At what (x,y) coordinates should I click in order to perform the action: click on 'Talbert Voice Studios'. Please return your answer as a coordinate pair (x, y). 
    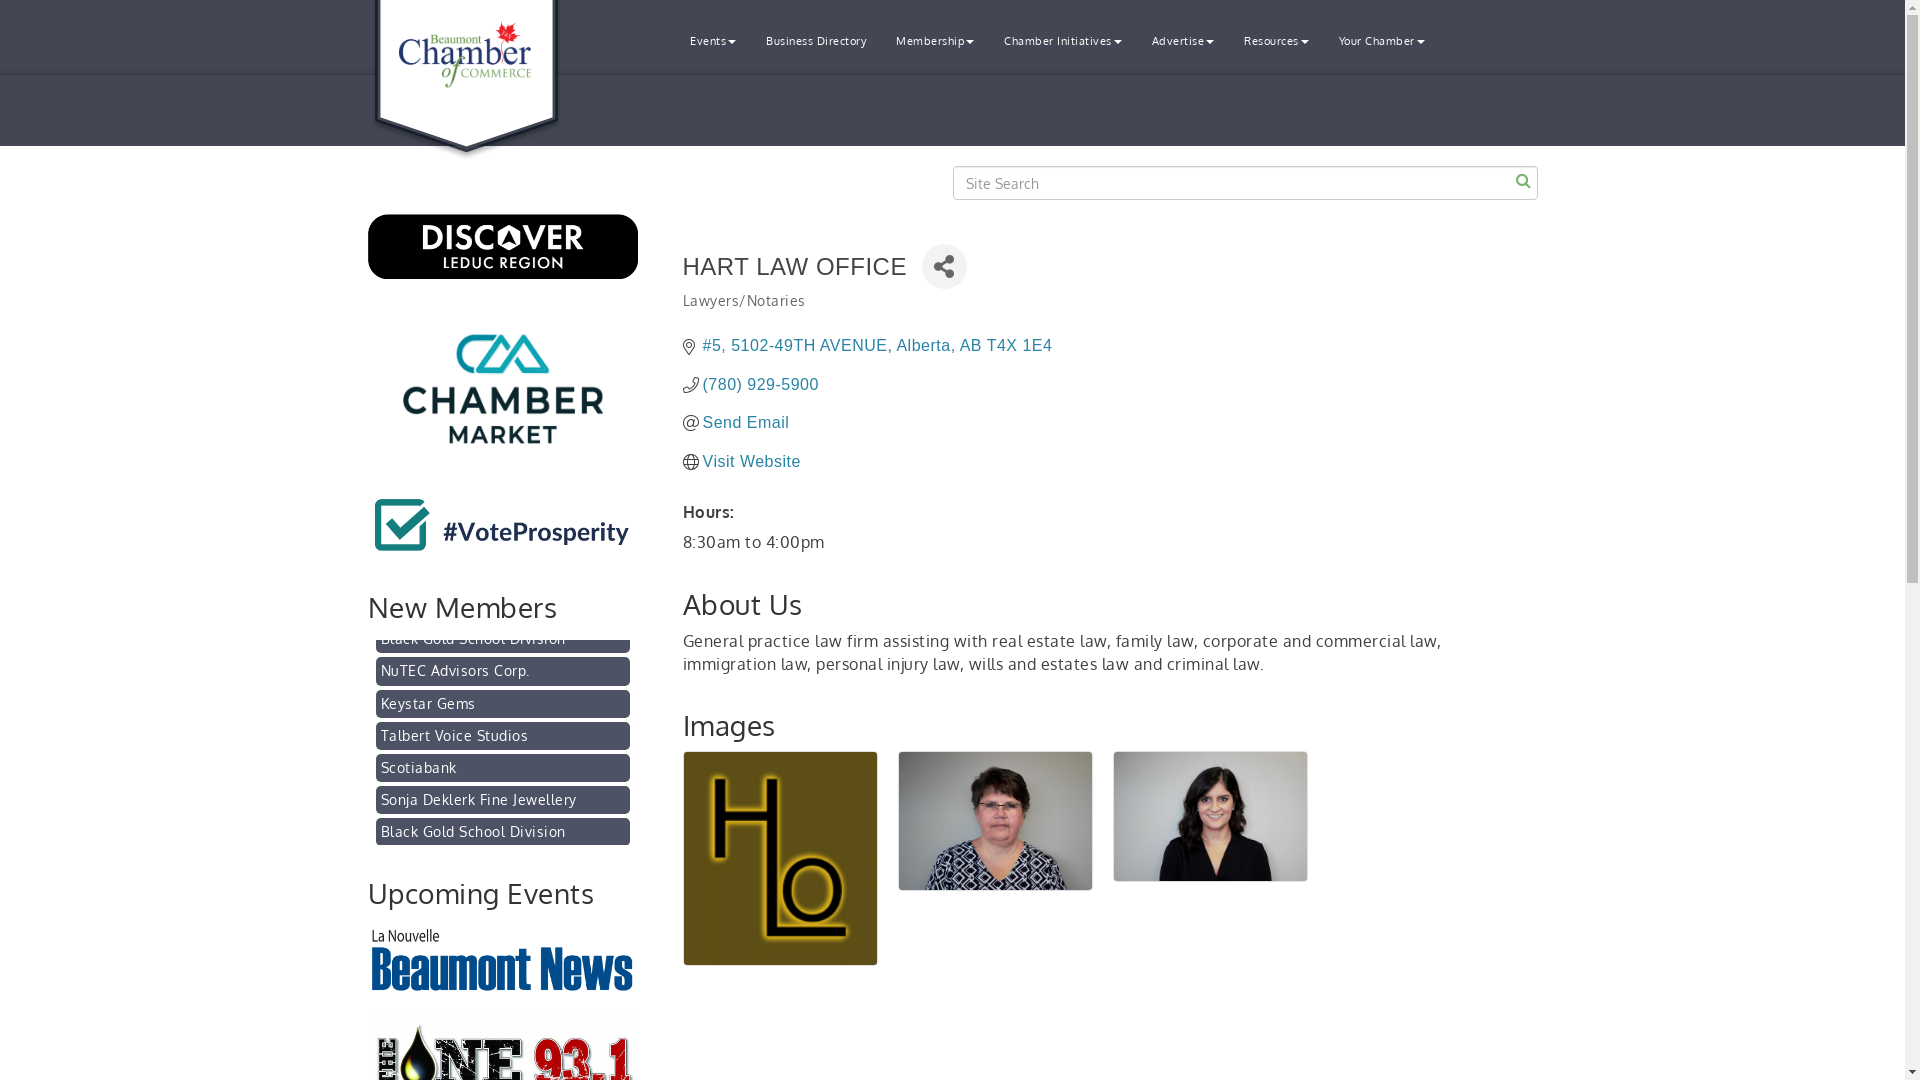
    Looking at the image, I should click on (503, 766).